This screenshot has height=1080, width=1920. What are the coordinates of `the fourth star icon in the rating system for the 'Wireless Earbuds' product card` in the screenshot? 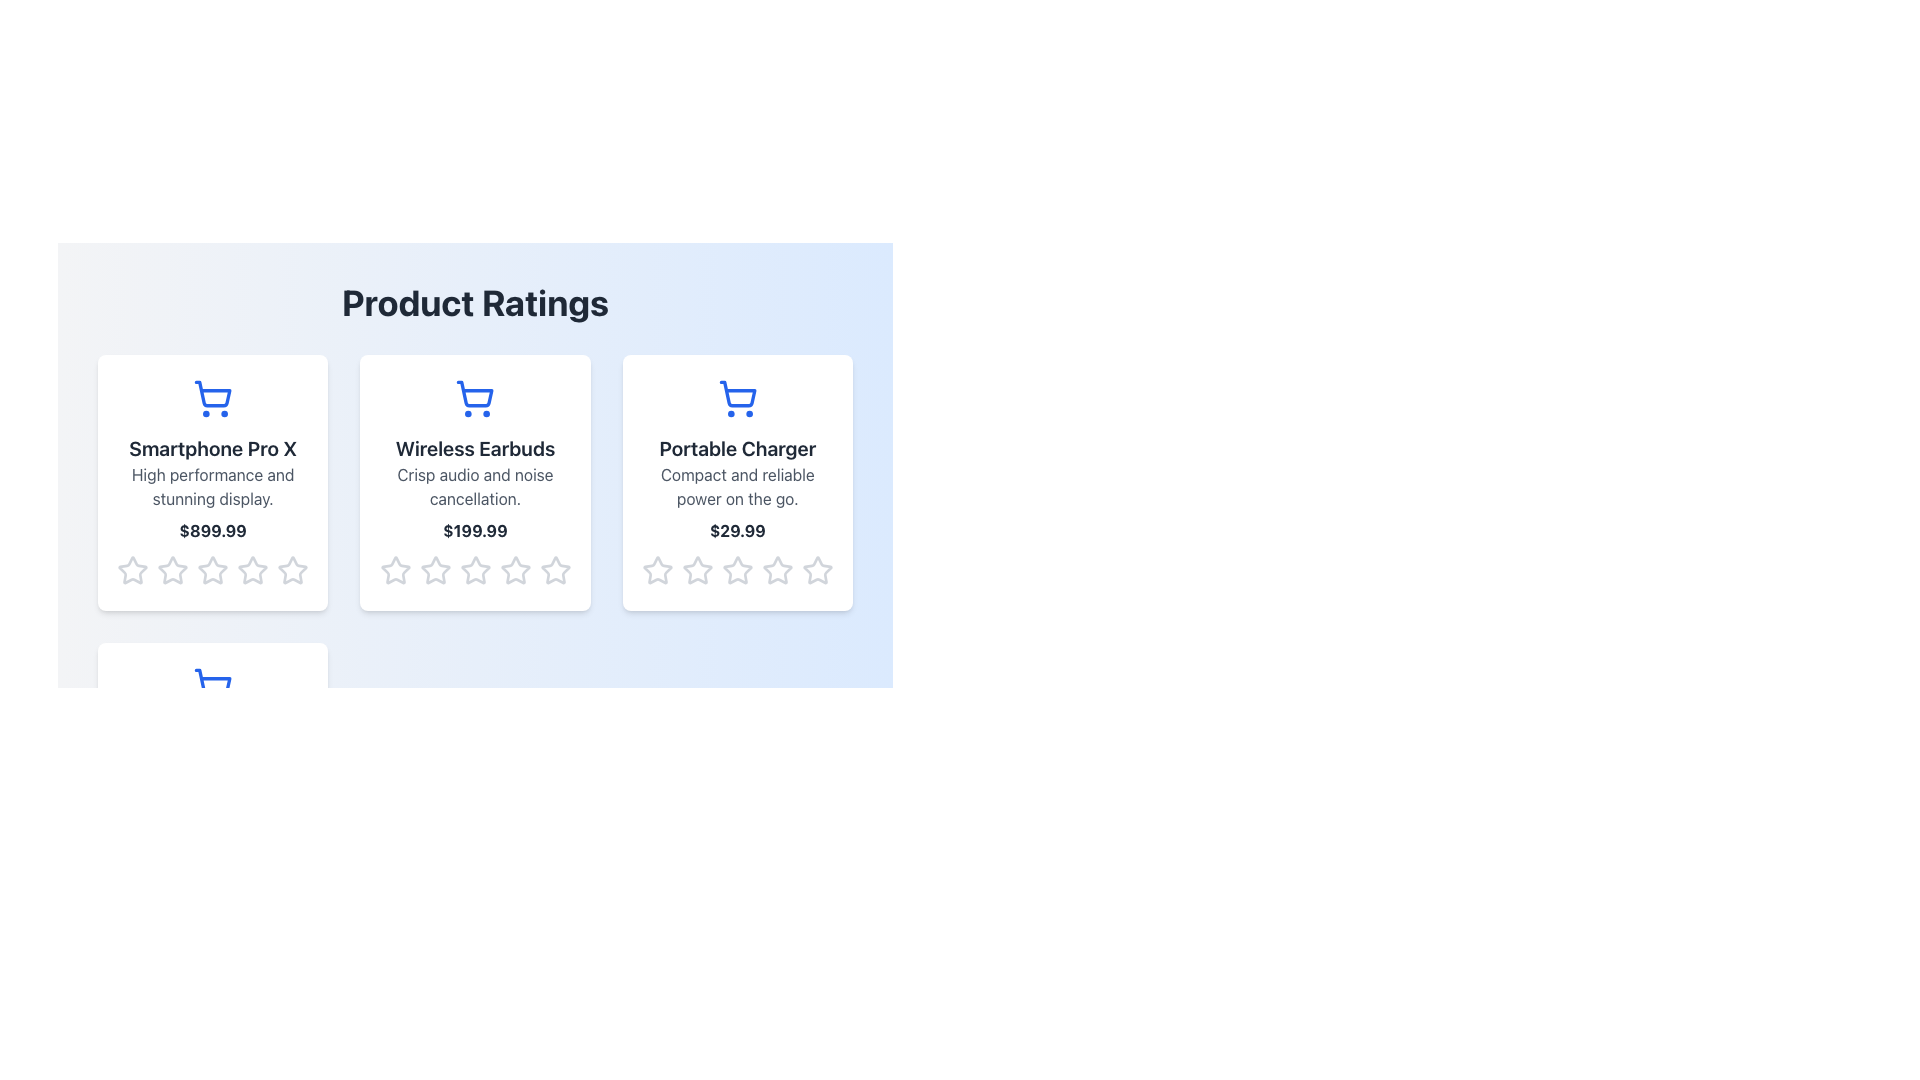 It's located at (474, 570).